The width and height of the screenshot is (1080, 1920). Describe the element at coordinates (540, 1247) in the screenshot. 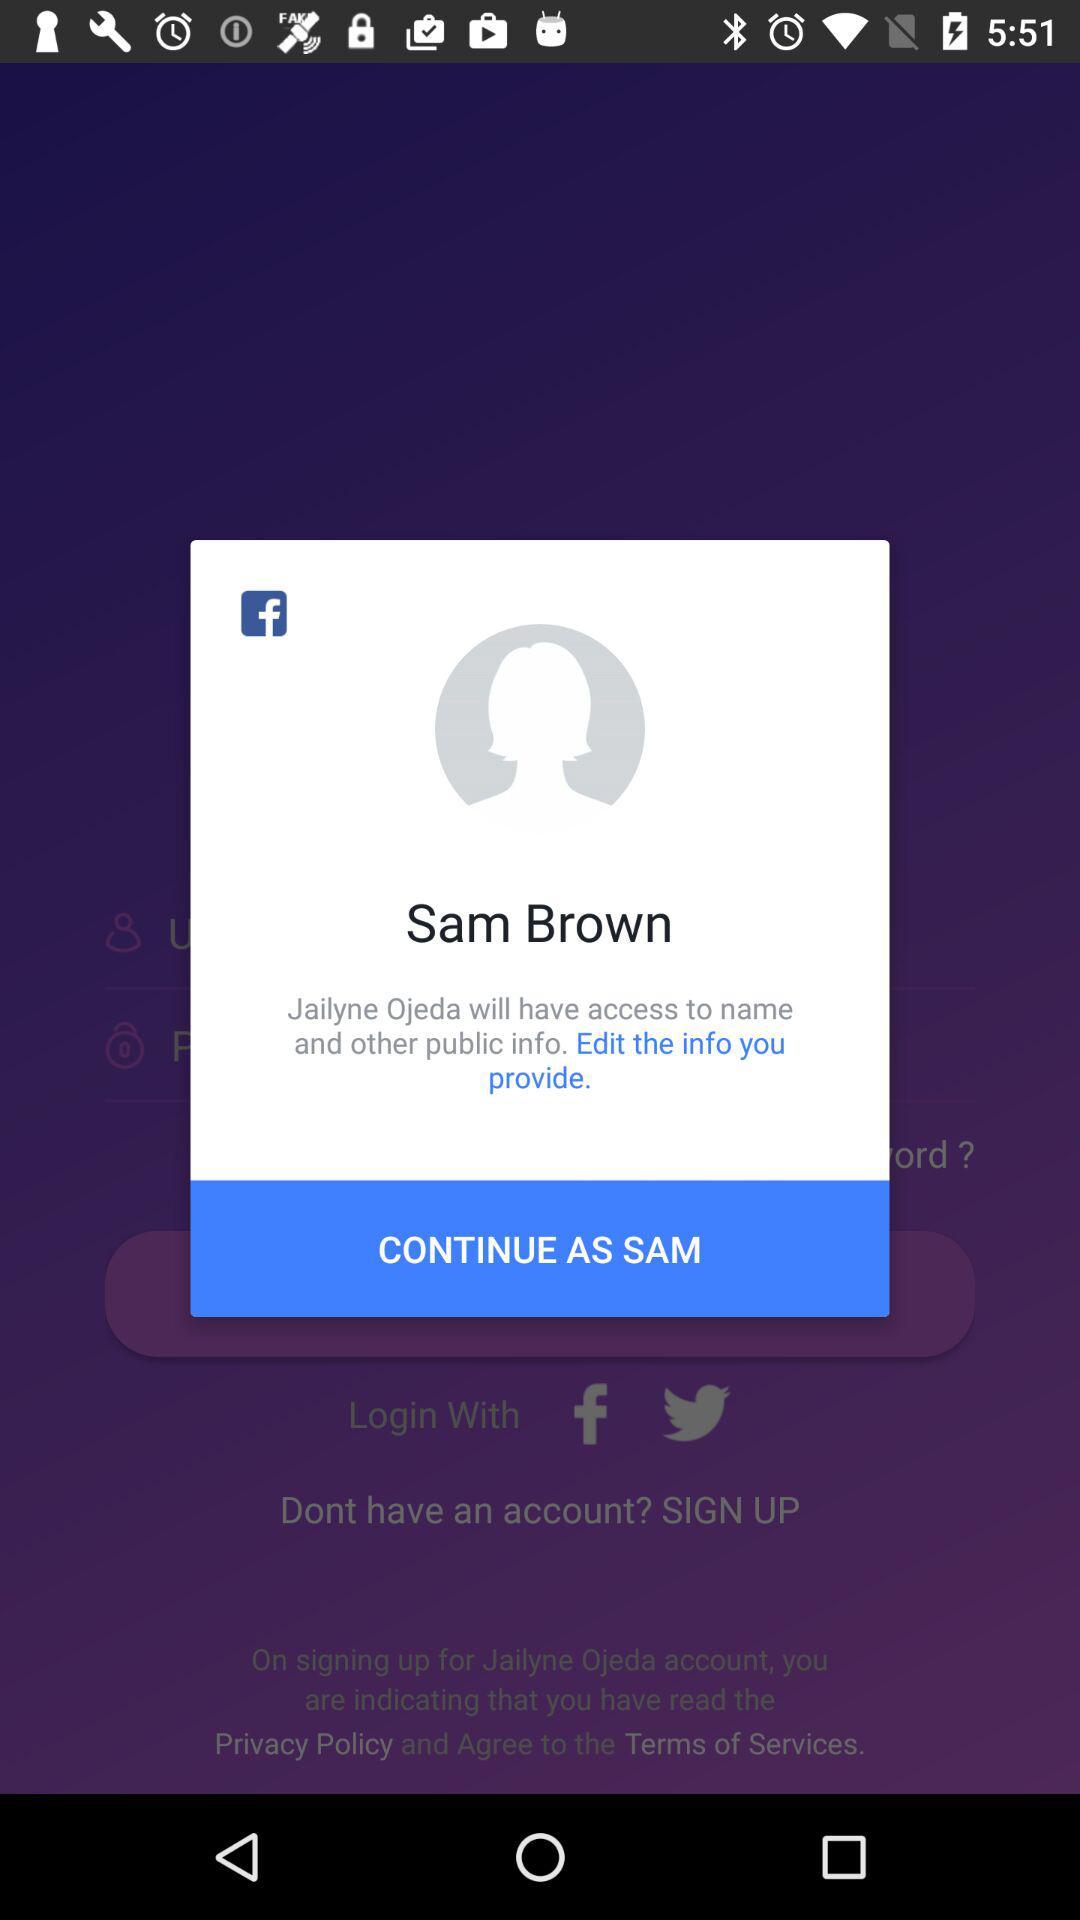

I see `the continue as sam item` at that location.